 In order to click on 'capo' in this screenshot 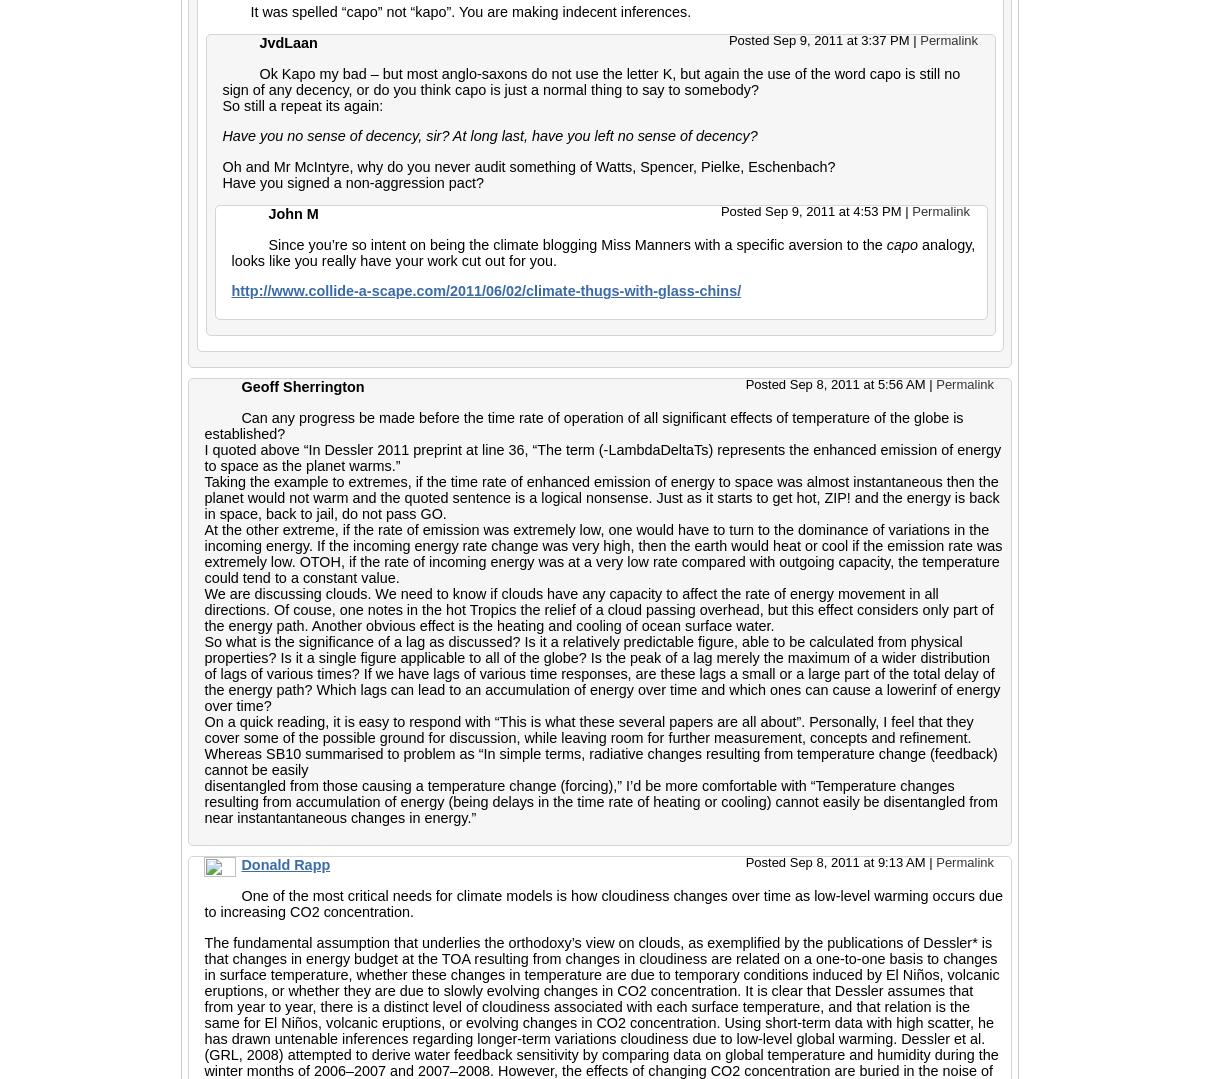, I will do `click(901, 244)`.